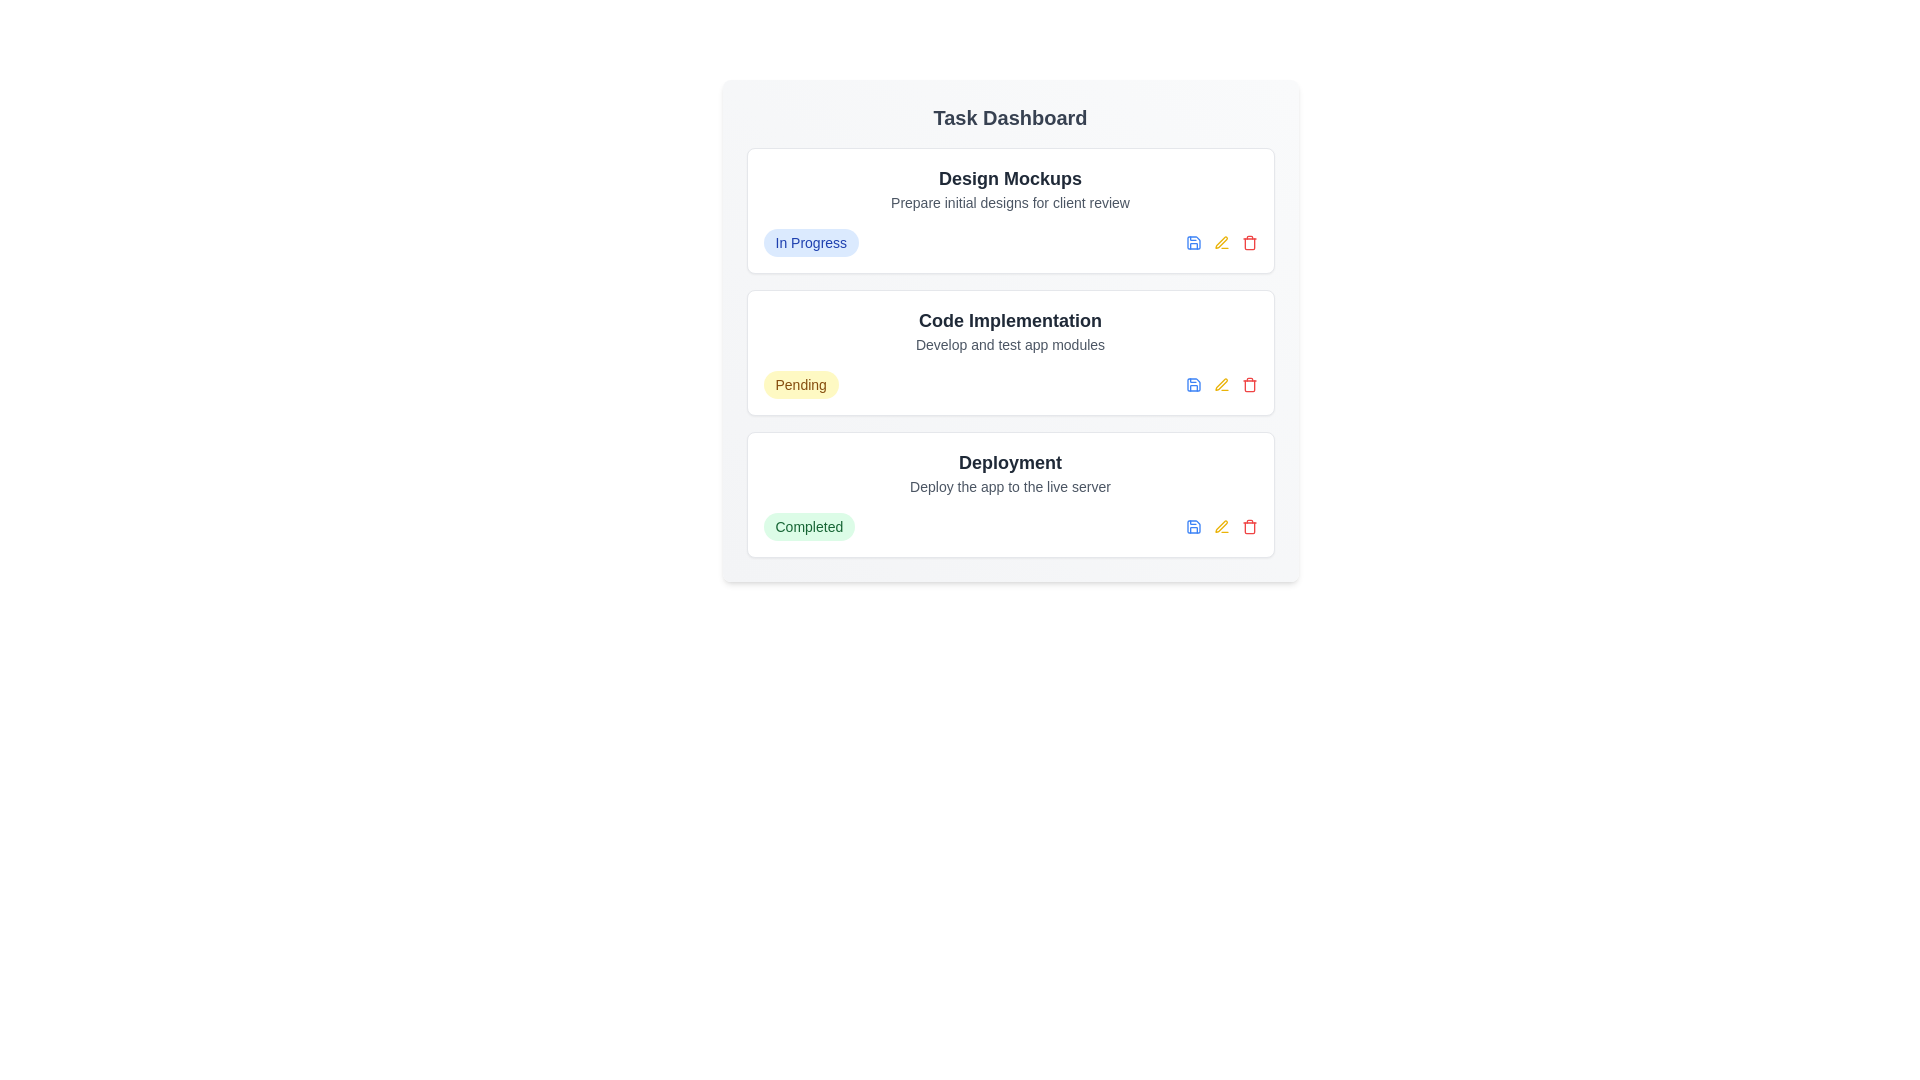 The image size is (1920, 1080). What do you see at coordinates (1220, 242) in the screenshot?
I see `the edit button for the task titled 'Design Mockups'` at bounding box center [1220, 242].